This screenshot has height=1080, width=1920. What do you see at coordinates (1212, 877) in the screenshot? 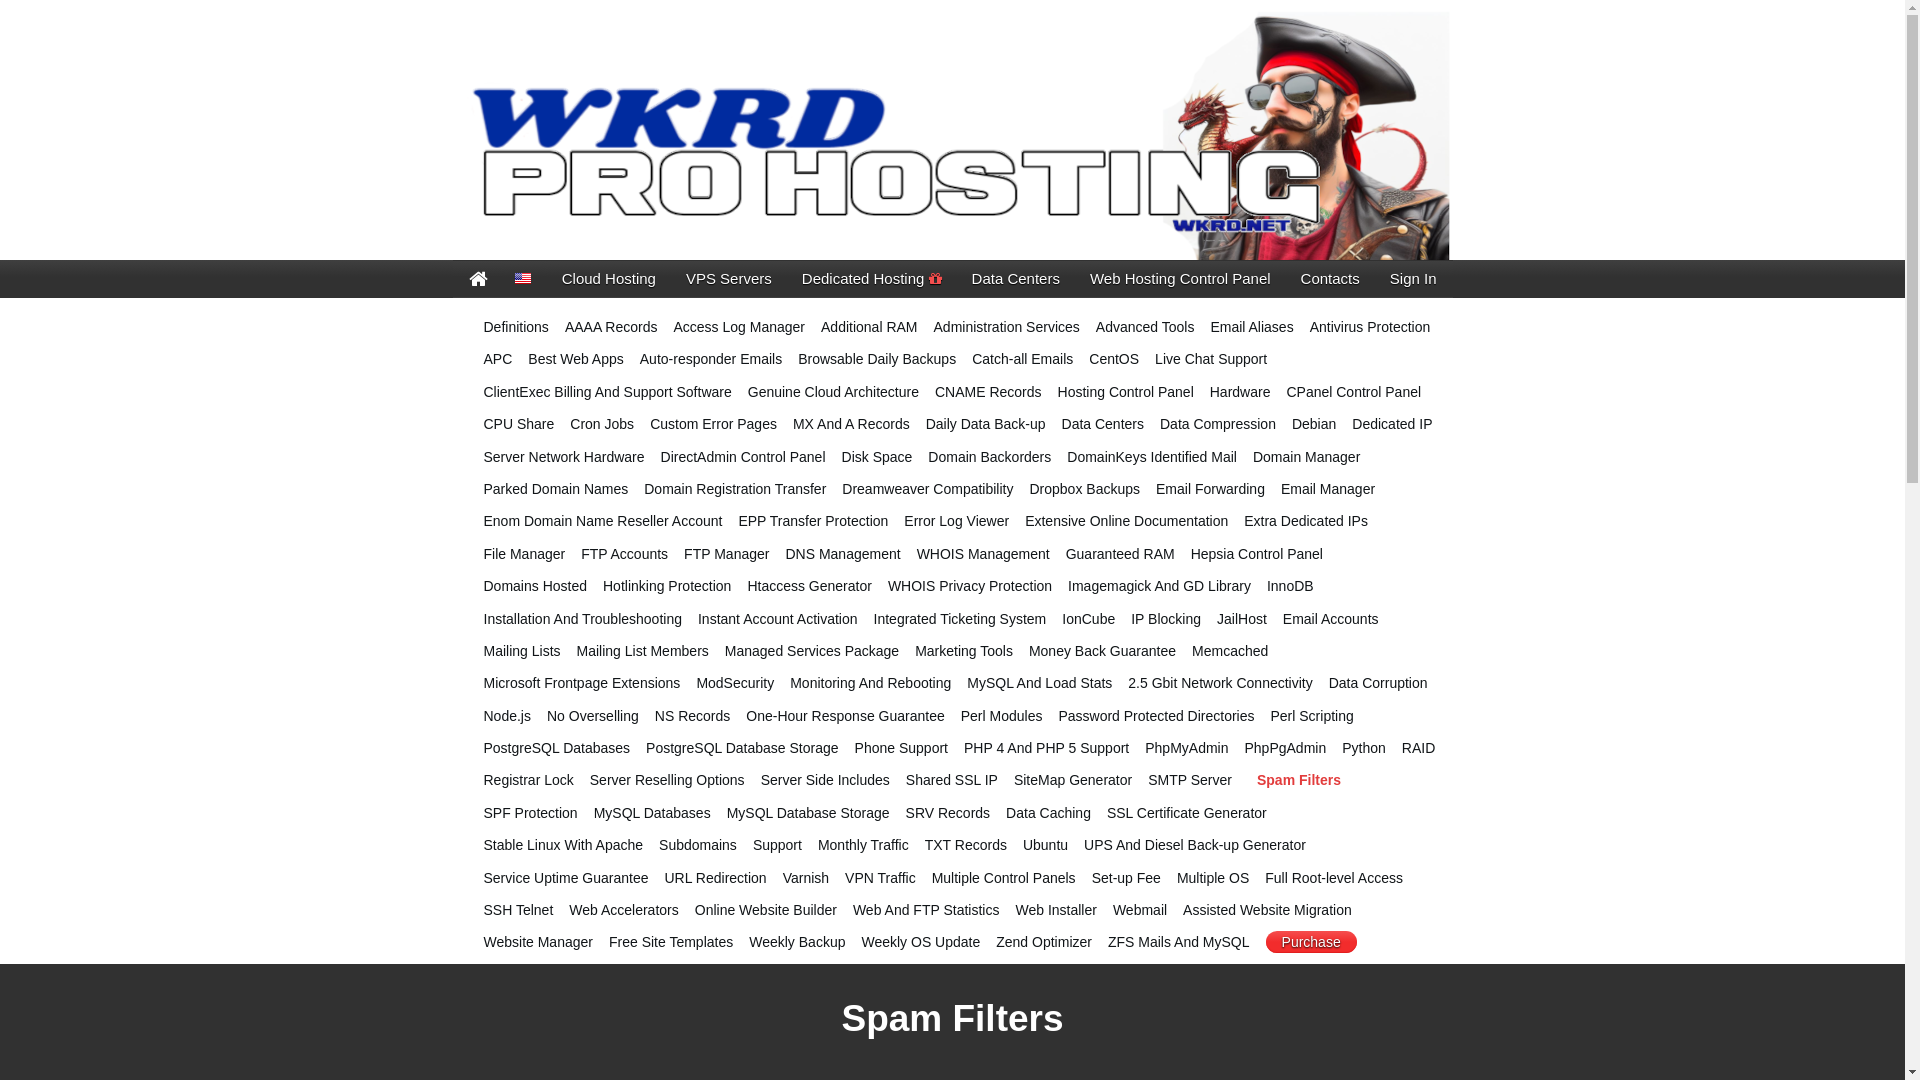
I see `'Multiple OS'` at bounding box center [1212, 877].